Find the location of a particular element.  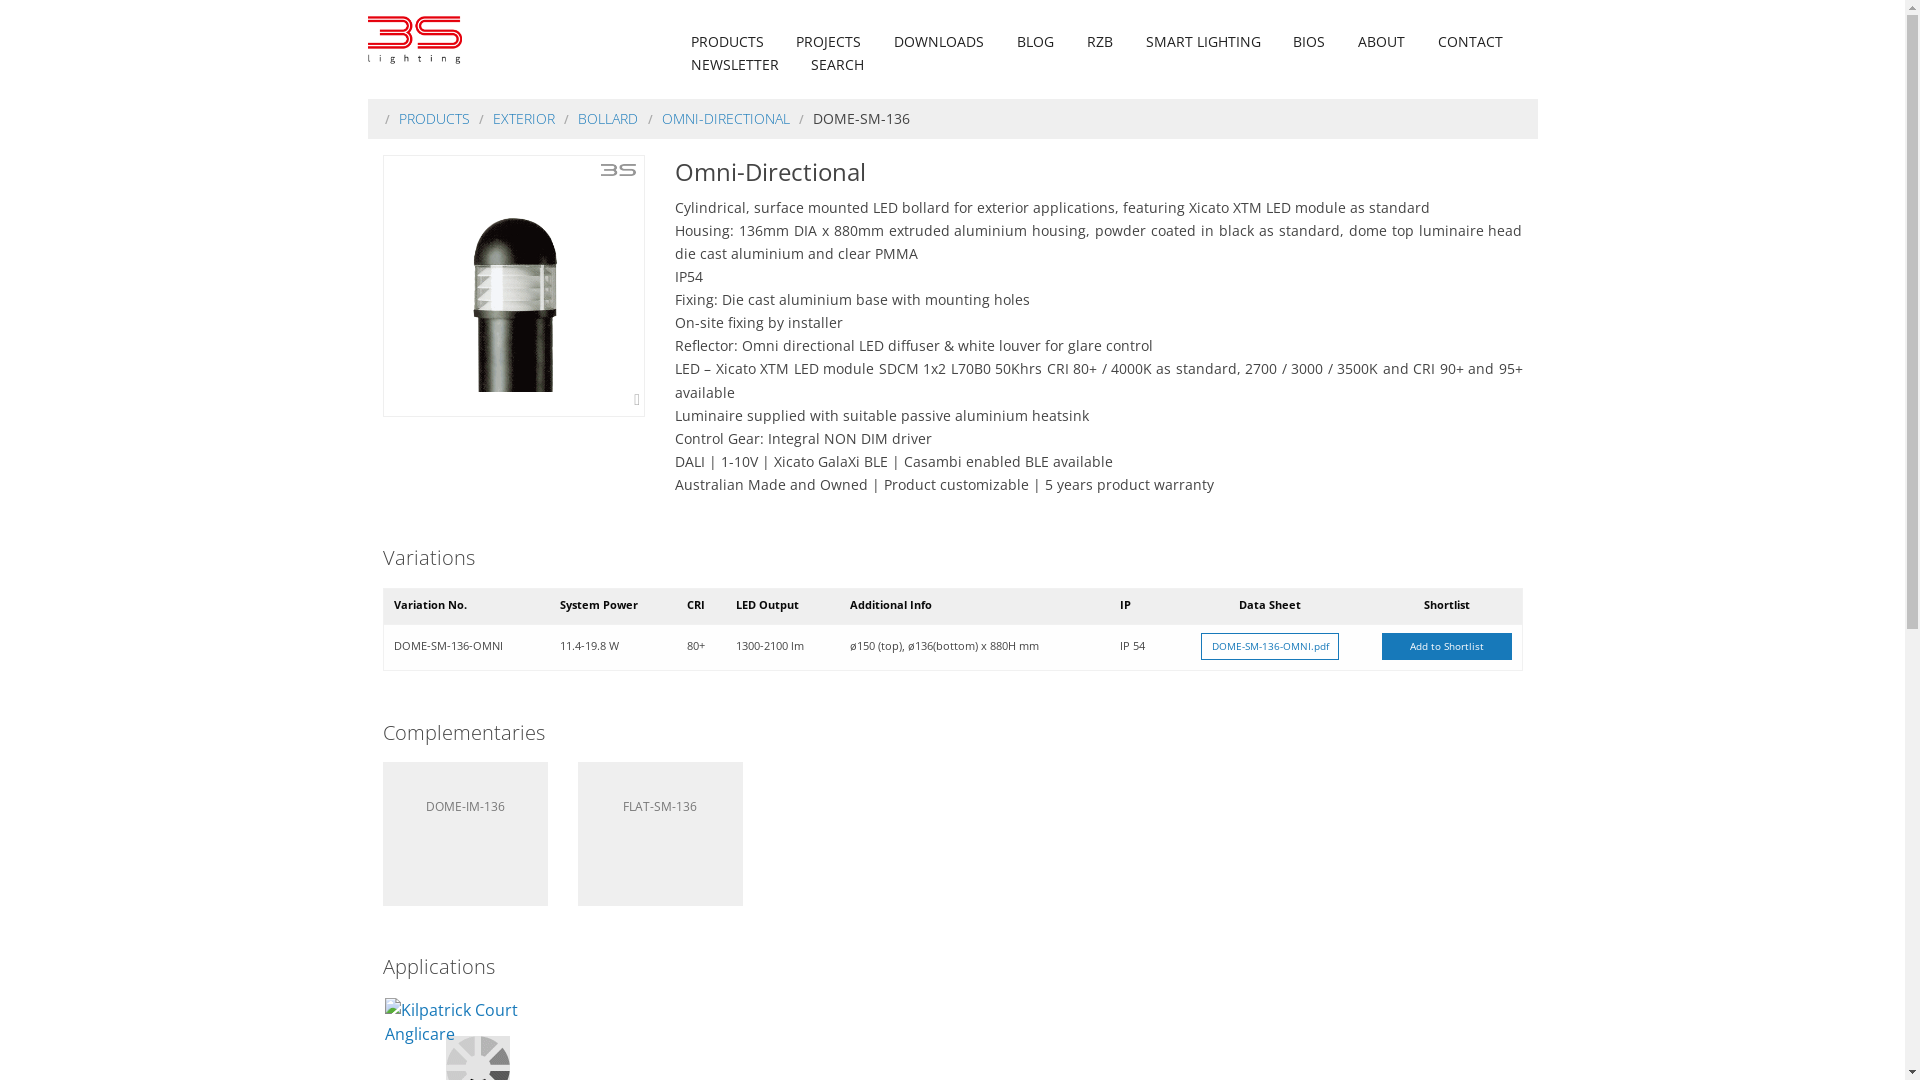

'PROJECTS' is located at coordinates (828, 41).